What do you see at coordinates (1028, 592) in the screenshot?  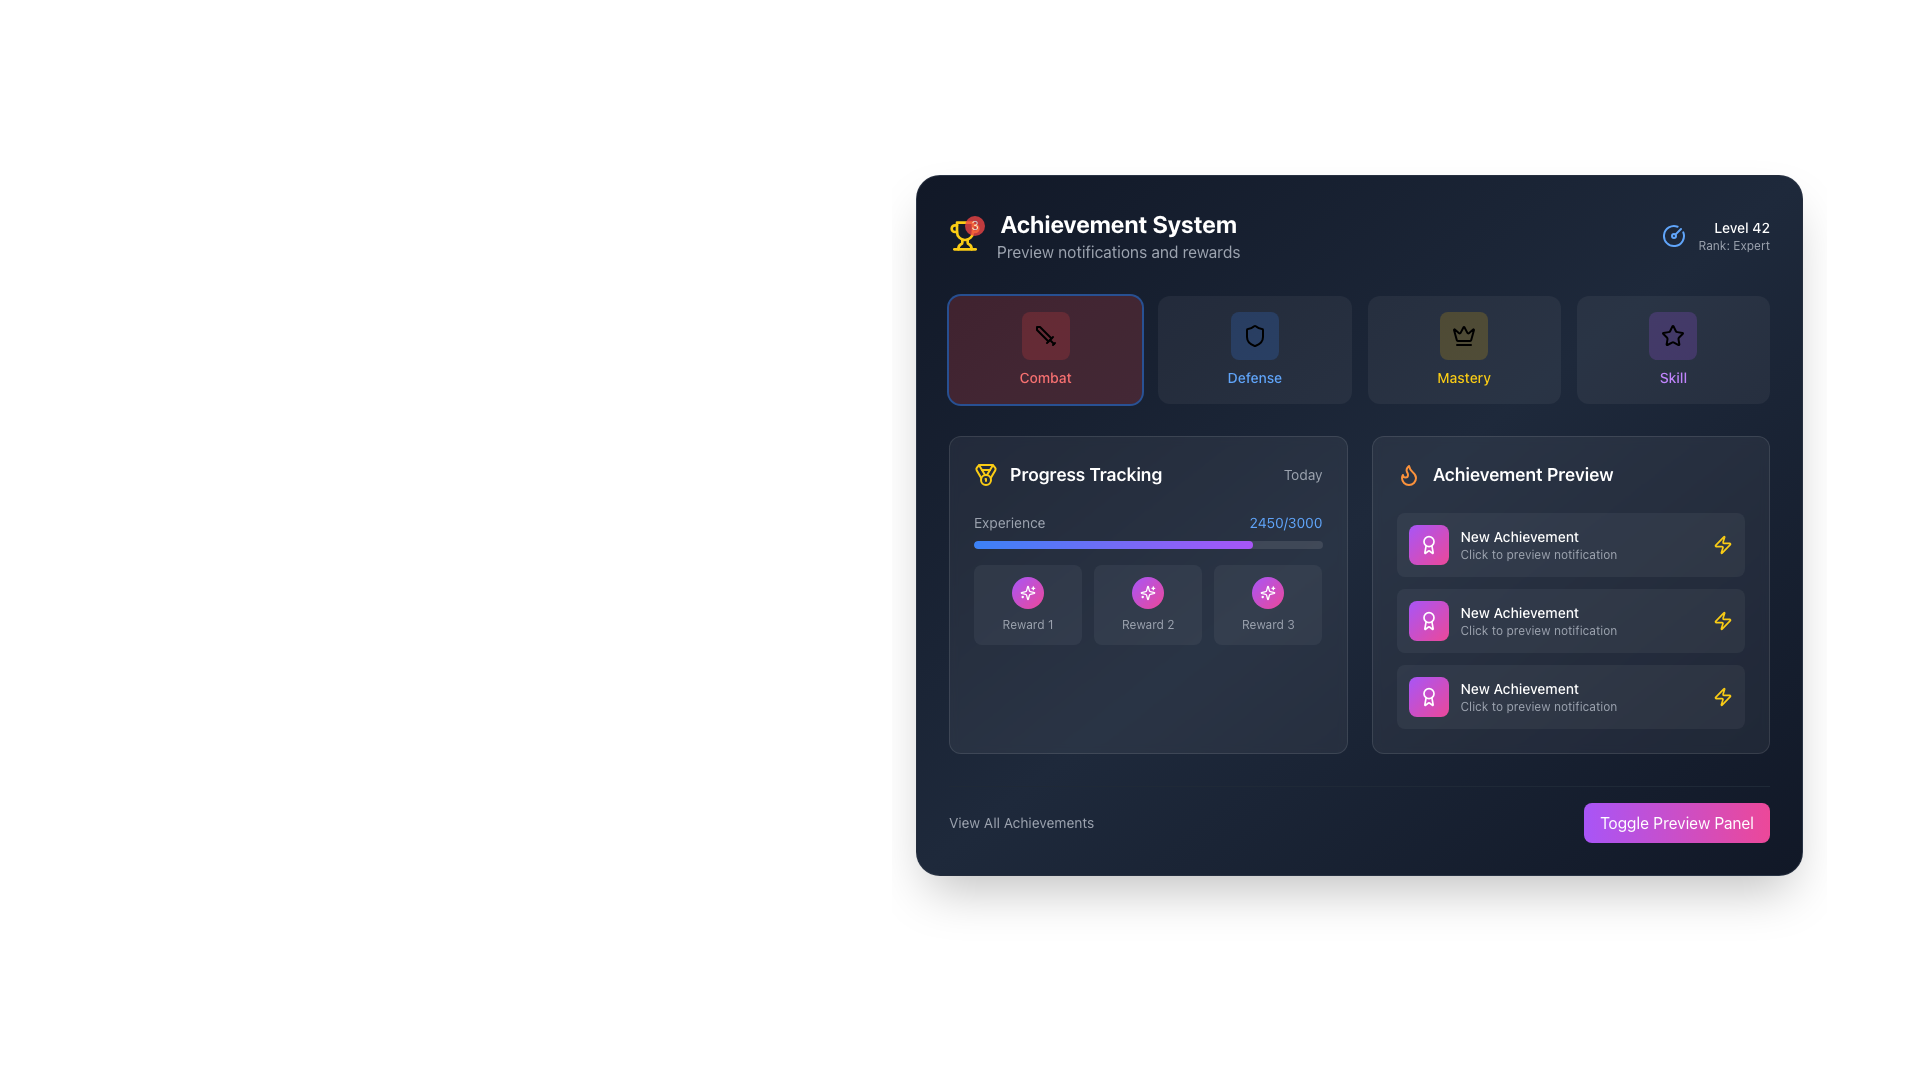 I see `the reward icon labeled 'Reward 1' located in the middle row of the 'Progress Tracking' section, specifically in the first position of a three-item horizontal group` at bounding box center [1028, 592].